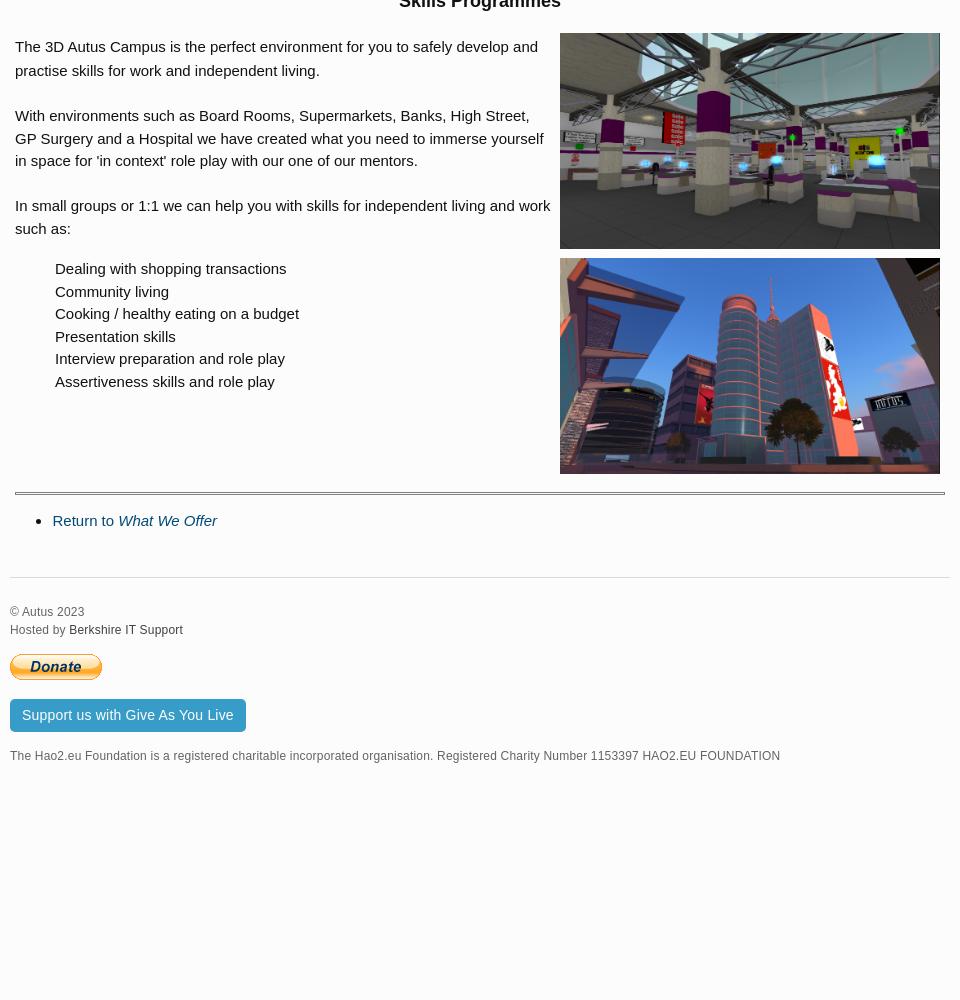 The height and width of the screenshot is (1000, 960). Describe the element at coordinates (115, 334) in the screenshot. I see `'Presentation skills'` at that location.